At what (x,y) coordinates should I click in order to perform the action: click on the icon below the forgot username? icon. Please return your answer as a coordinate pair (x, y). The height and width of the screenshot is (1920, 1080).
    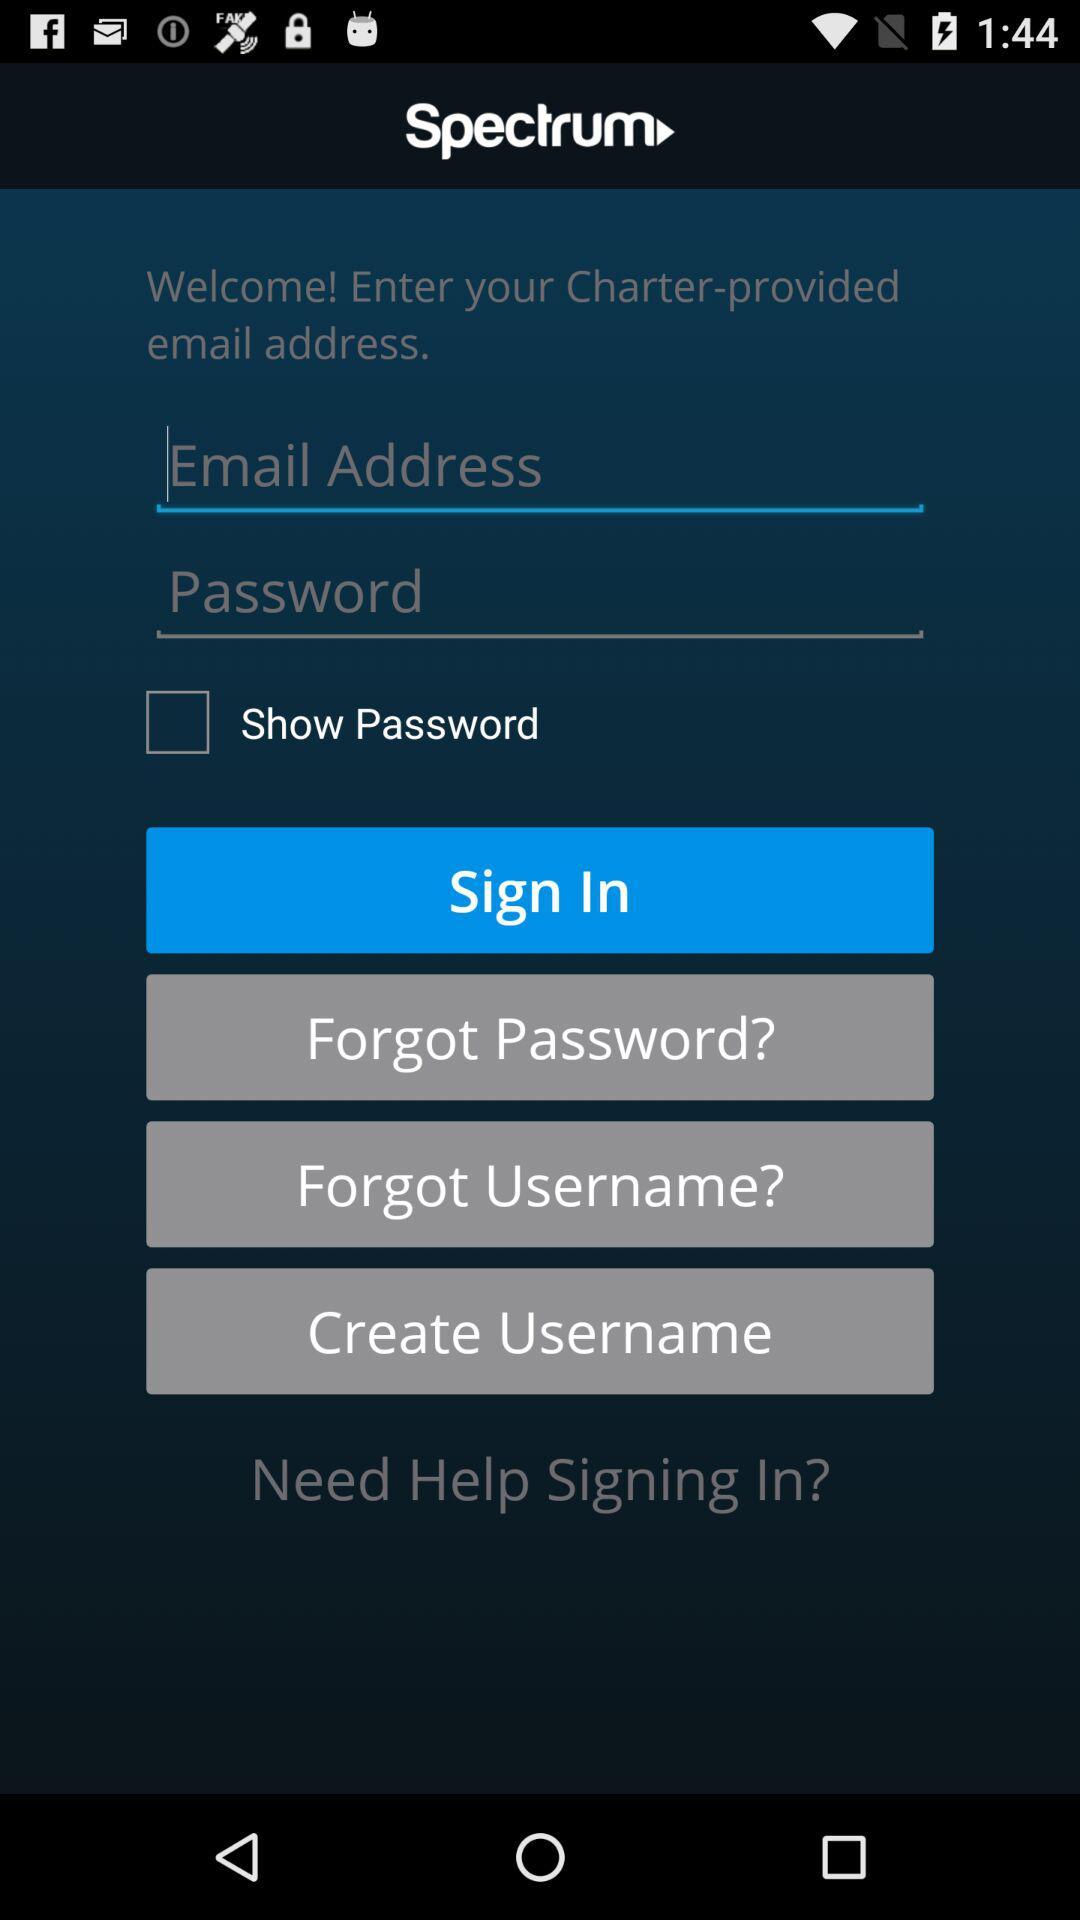
    Looking at the image, I should click on (540, 1331).